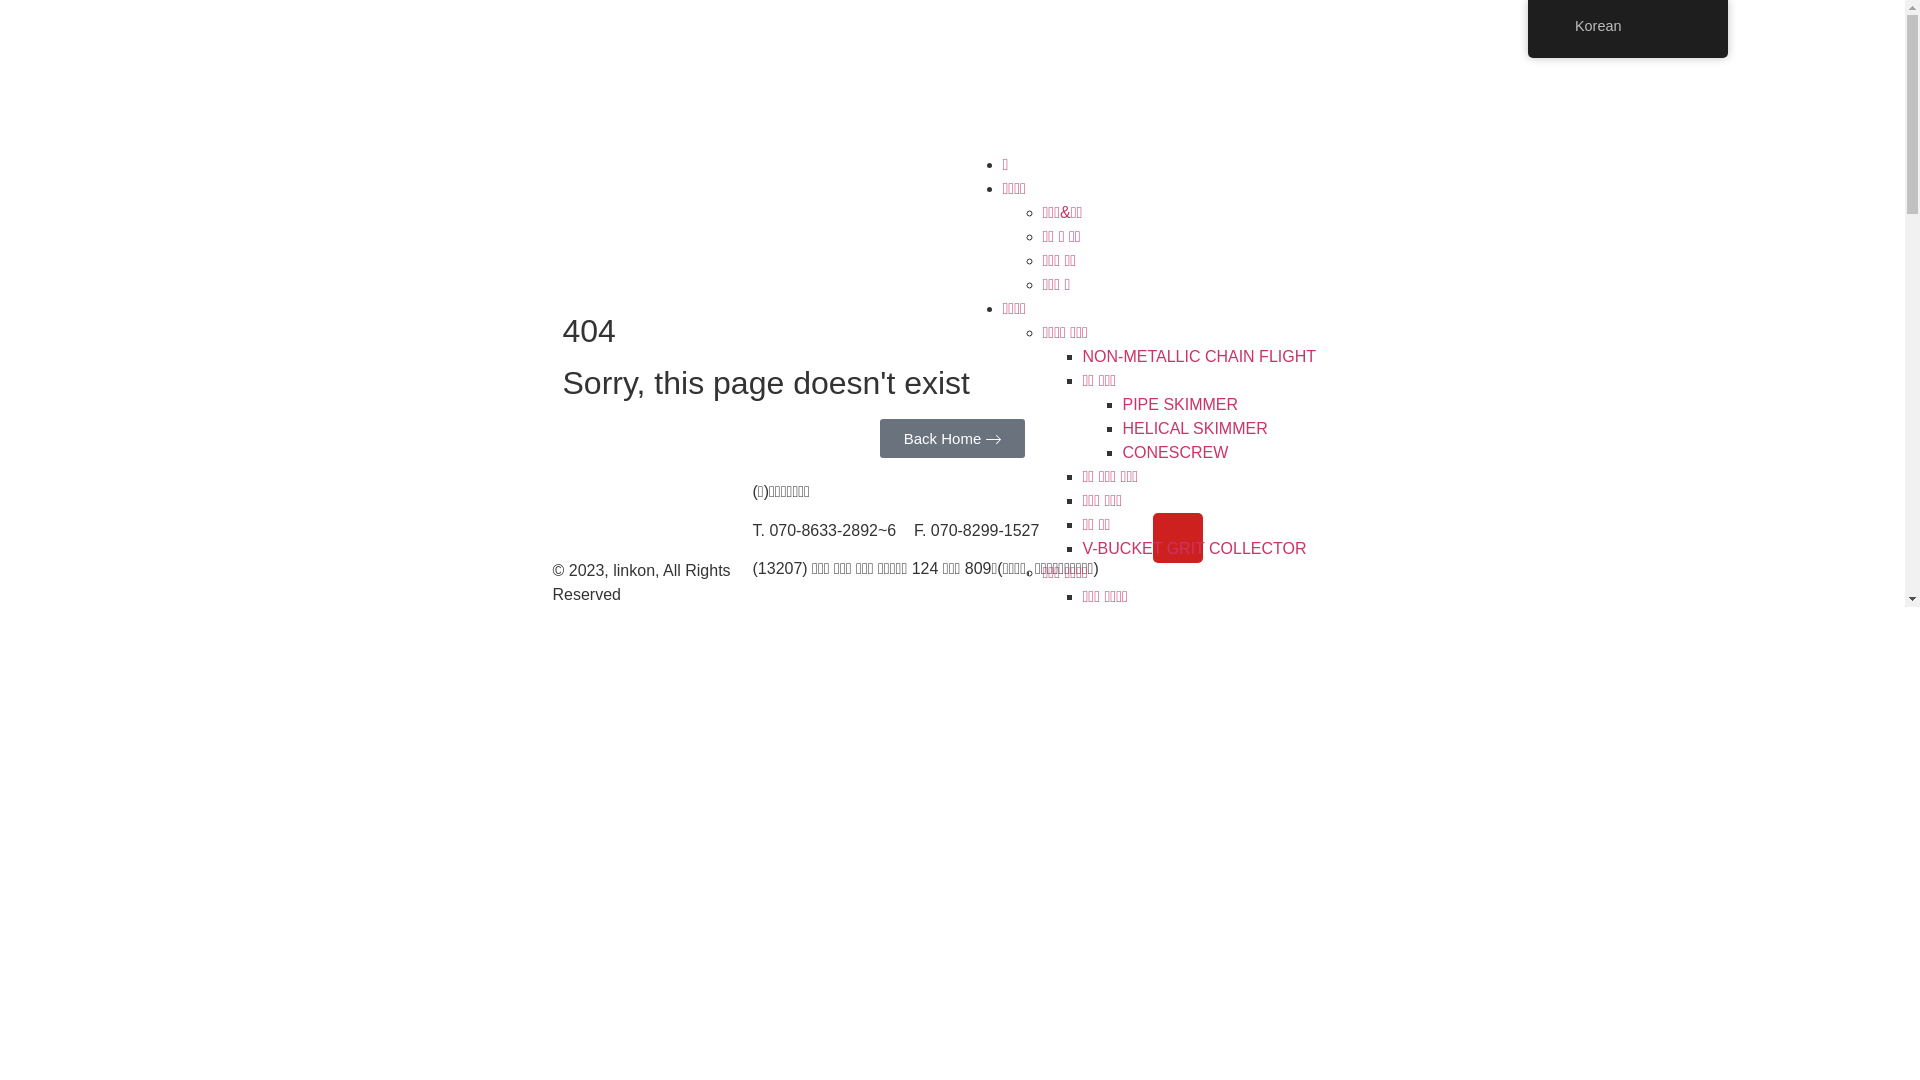 This screenshot has width=1920, height=1080. I want to click on 'arrow-icon-size3, so click(952, 437).